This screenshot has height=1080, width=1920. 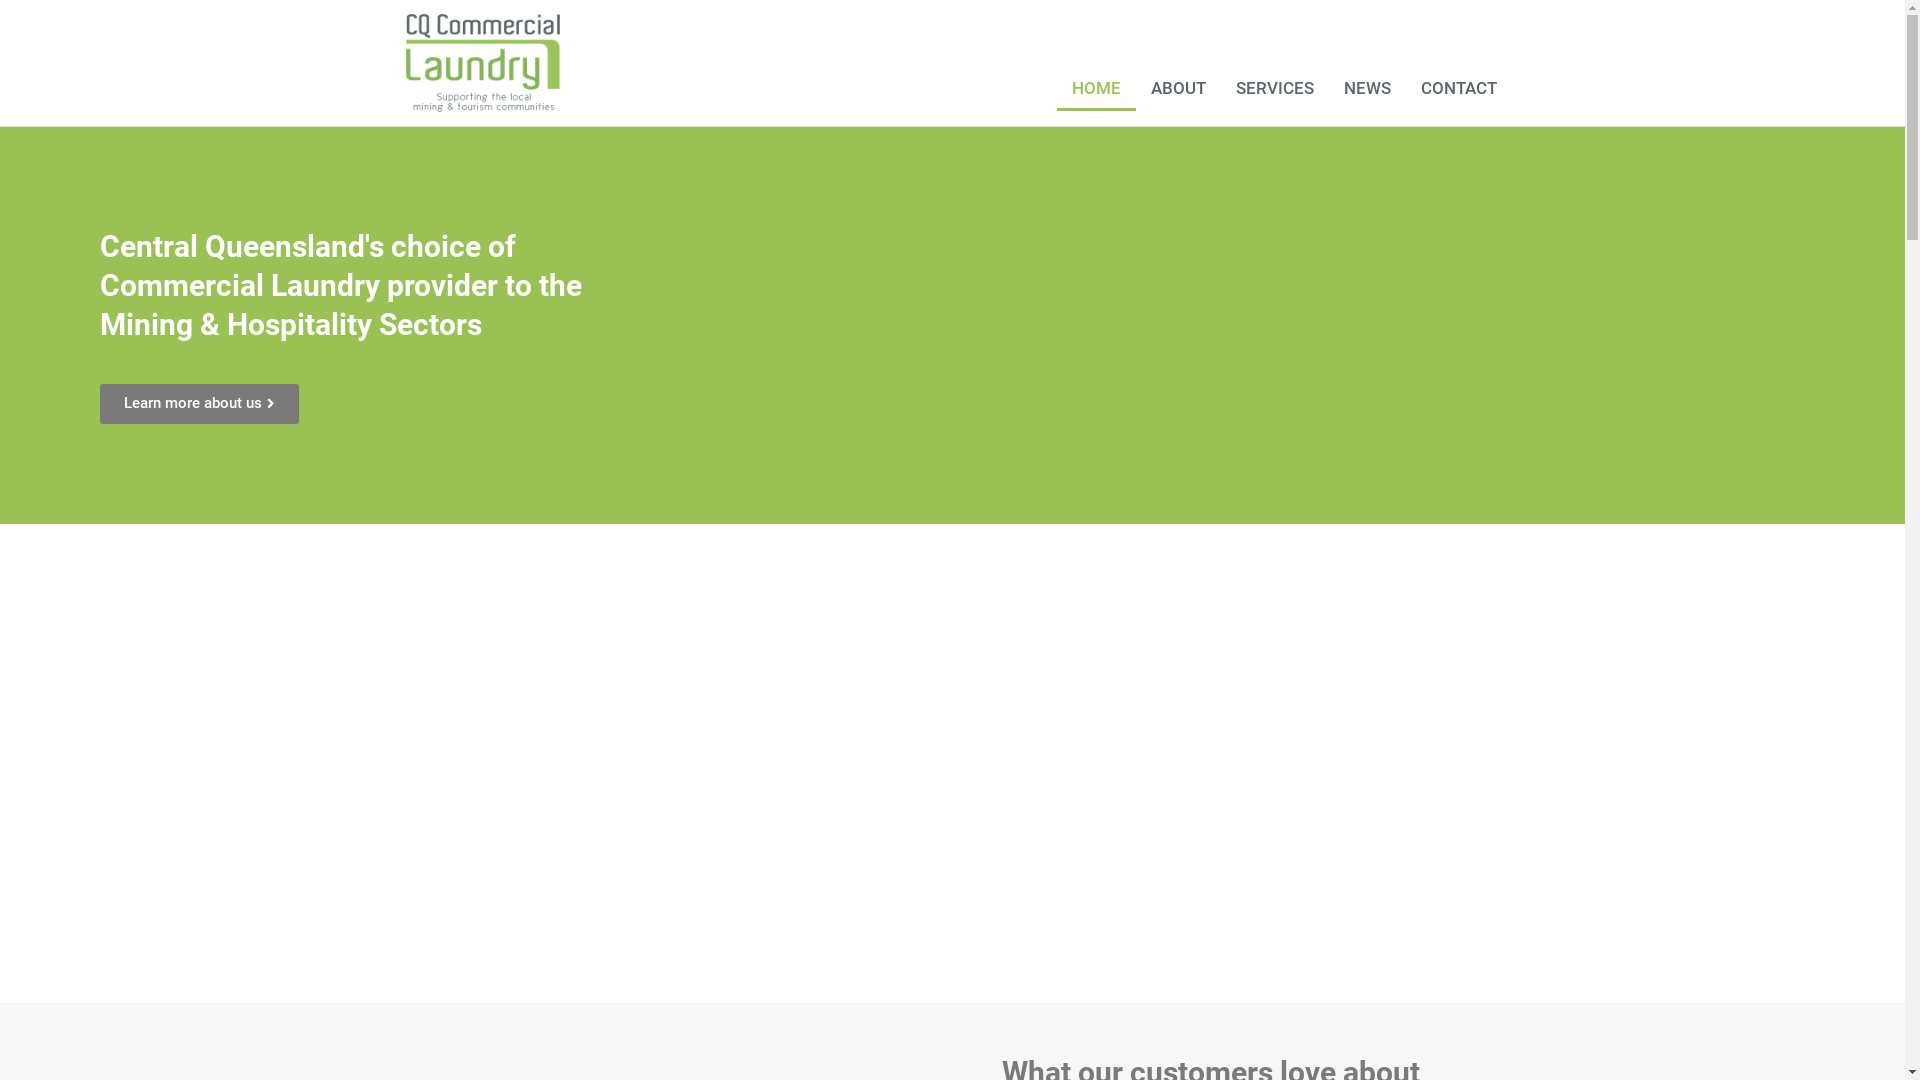 What do you see at coordinates (1095, 87) in the screenshot?
I see `'HOME'` at bounding box center [1095, 87].